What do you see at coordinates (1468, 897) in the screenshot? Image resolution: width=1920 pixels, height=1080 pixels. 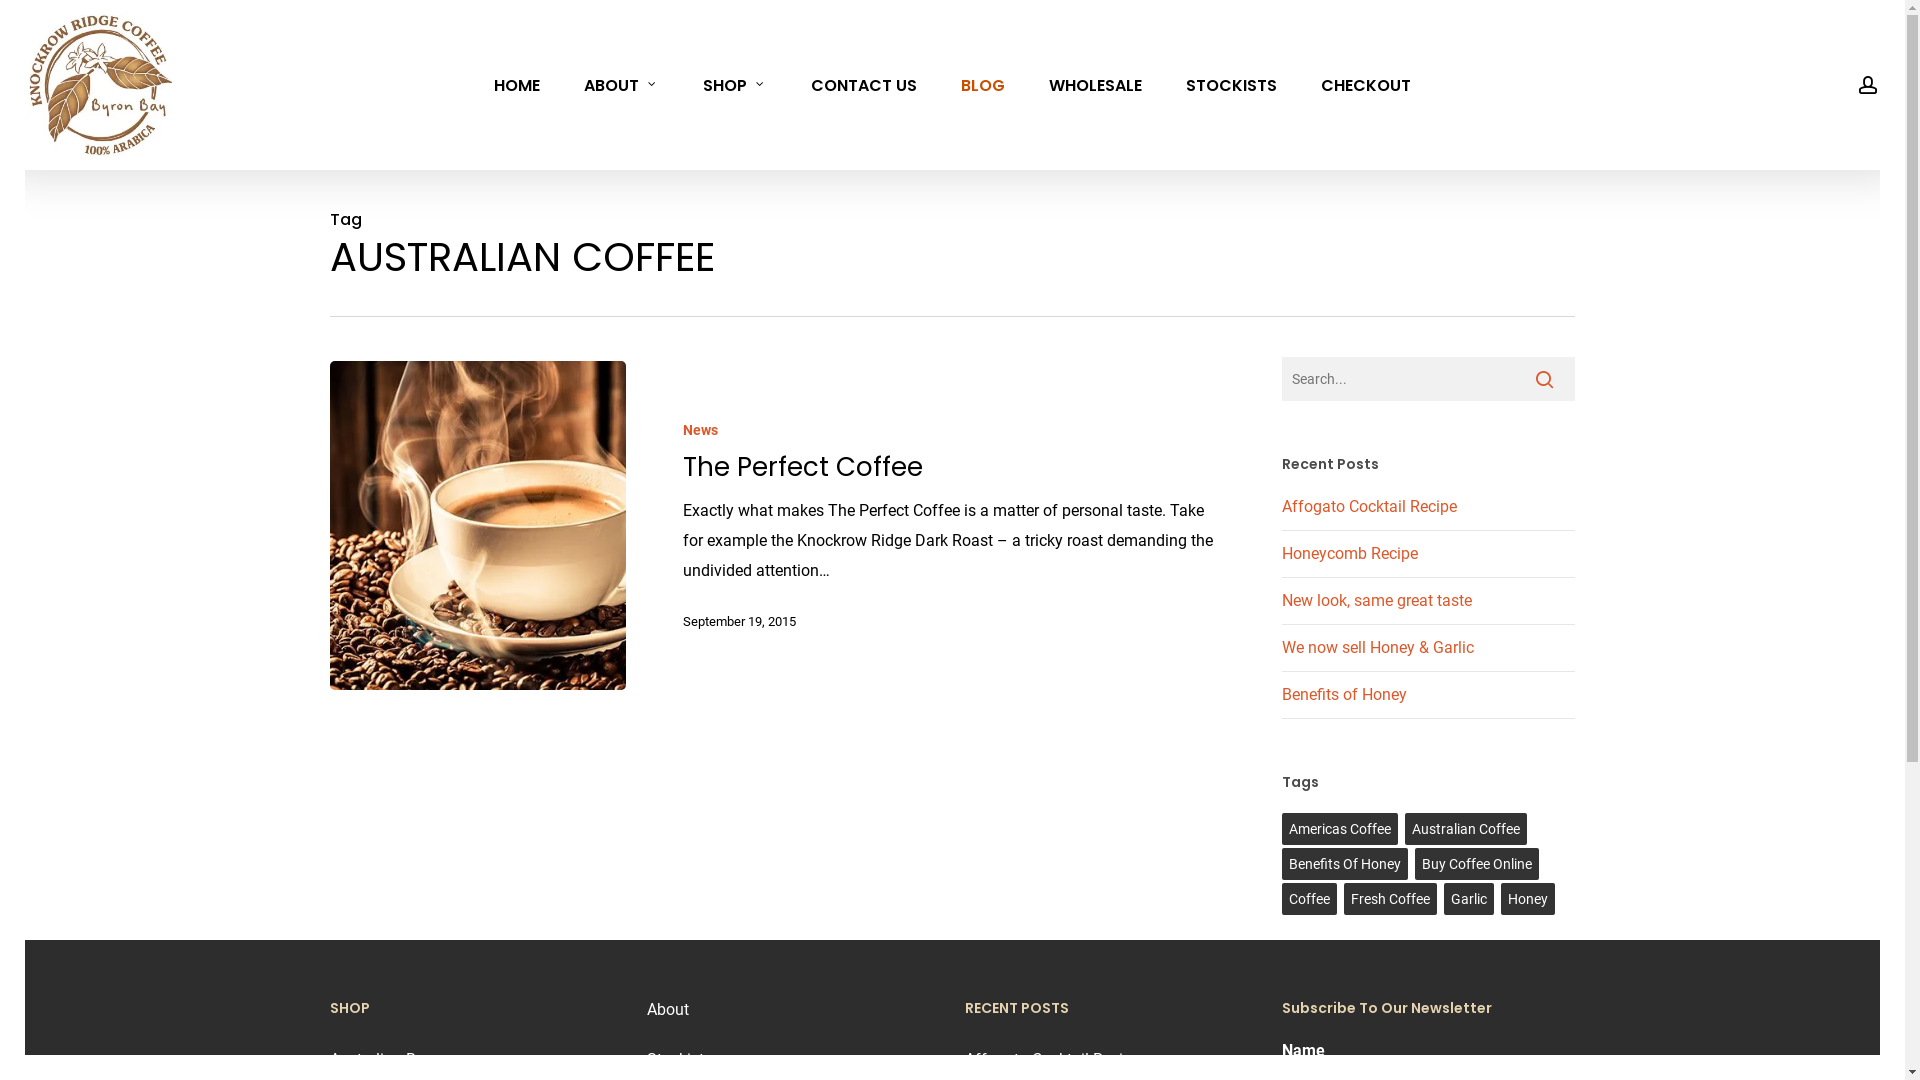 I see `'Garlic'` at bounding box center [1468, 897].